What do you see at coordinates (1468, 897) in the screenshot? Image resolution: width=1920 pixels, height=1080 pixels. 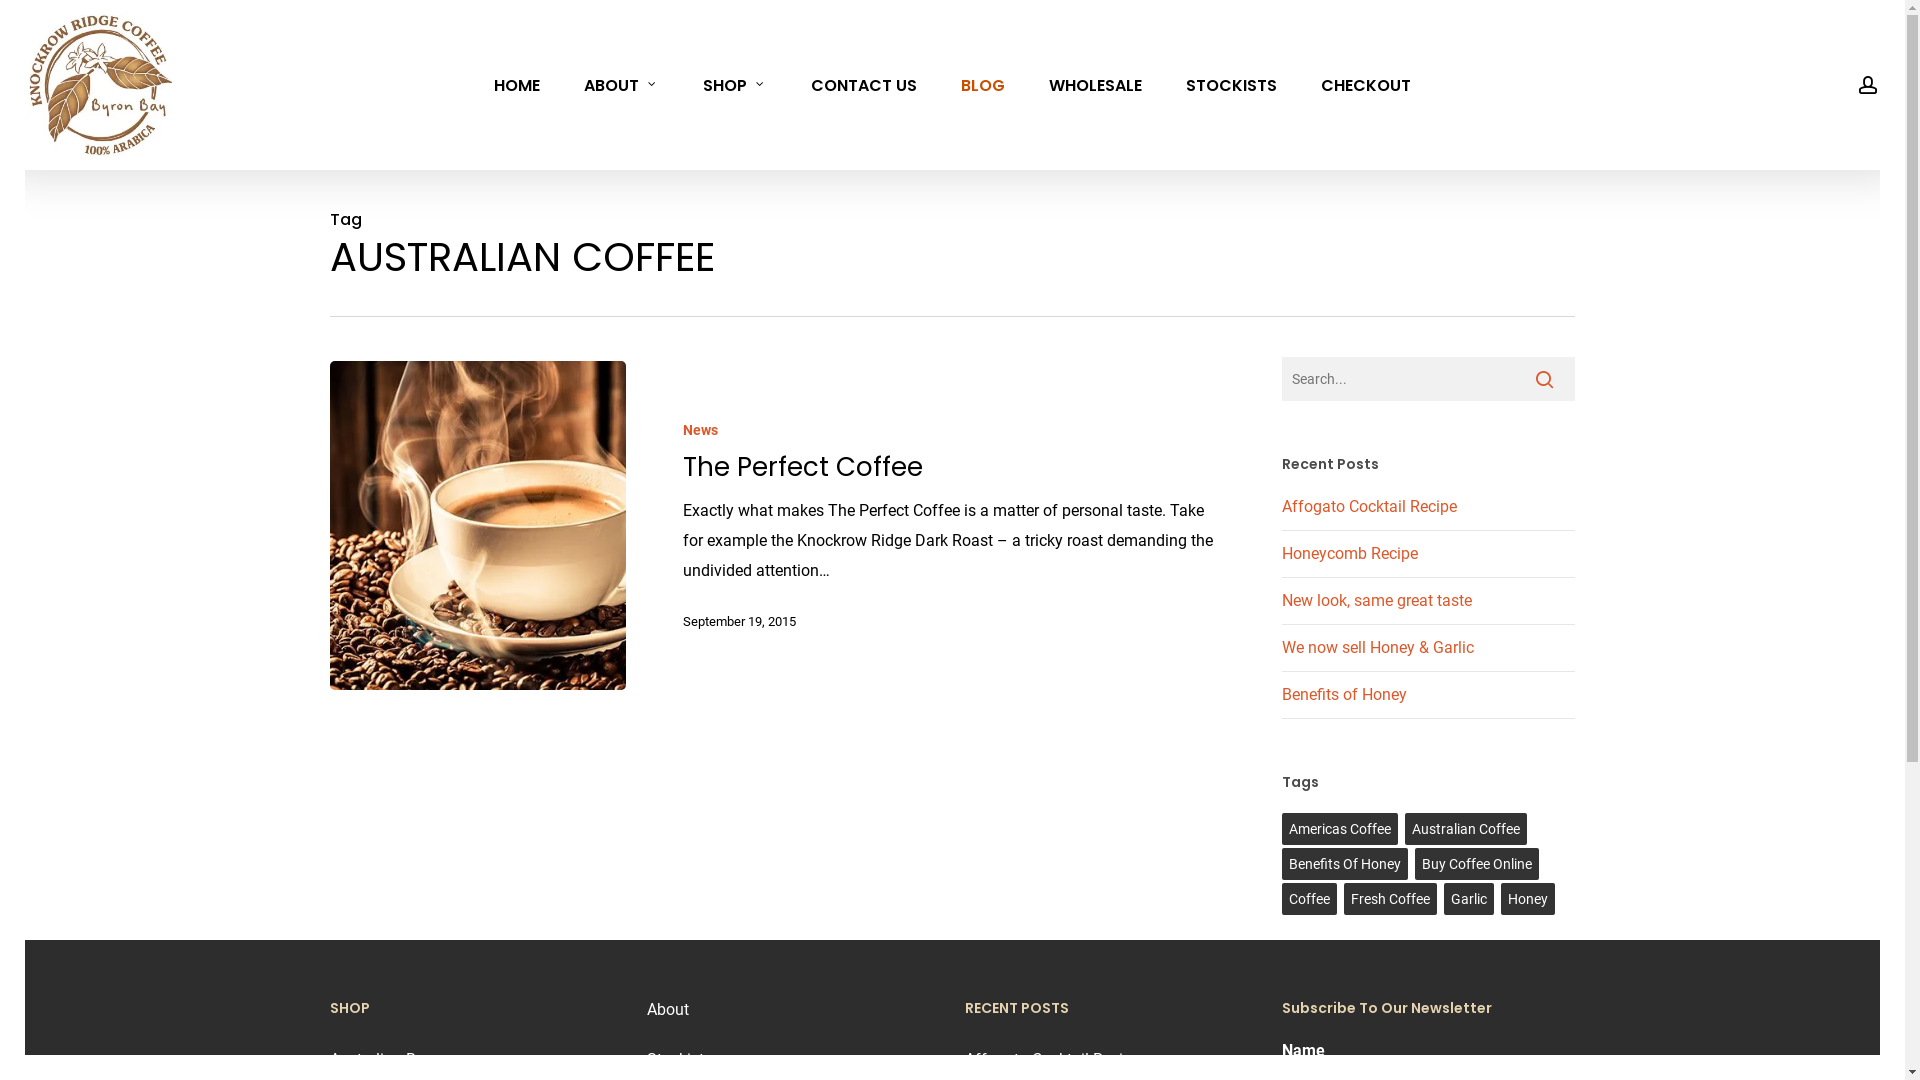 I see `'Garlic'` at bounding box center [1468, 897].